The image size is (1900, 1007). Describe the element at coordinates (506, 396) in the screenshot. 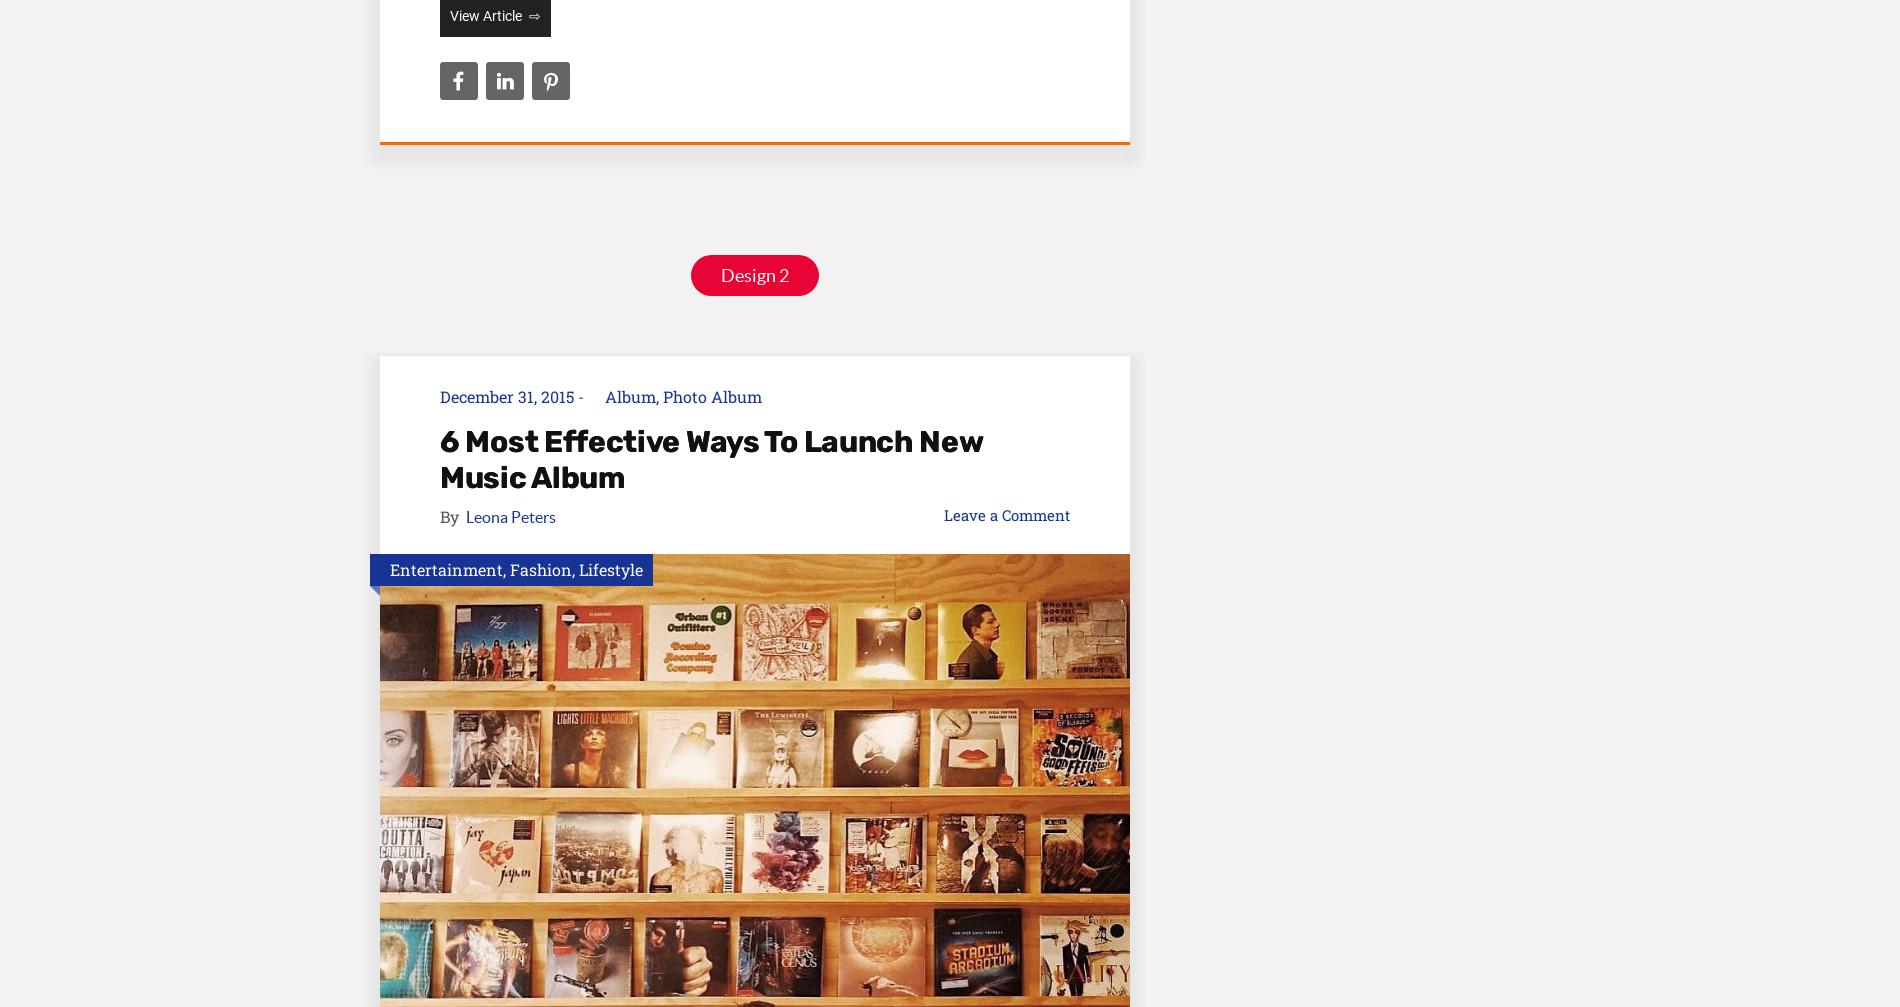

I see `'December 31, 2015'` at that location.